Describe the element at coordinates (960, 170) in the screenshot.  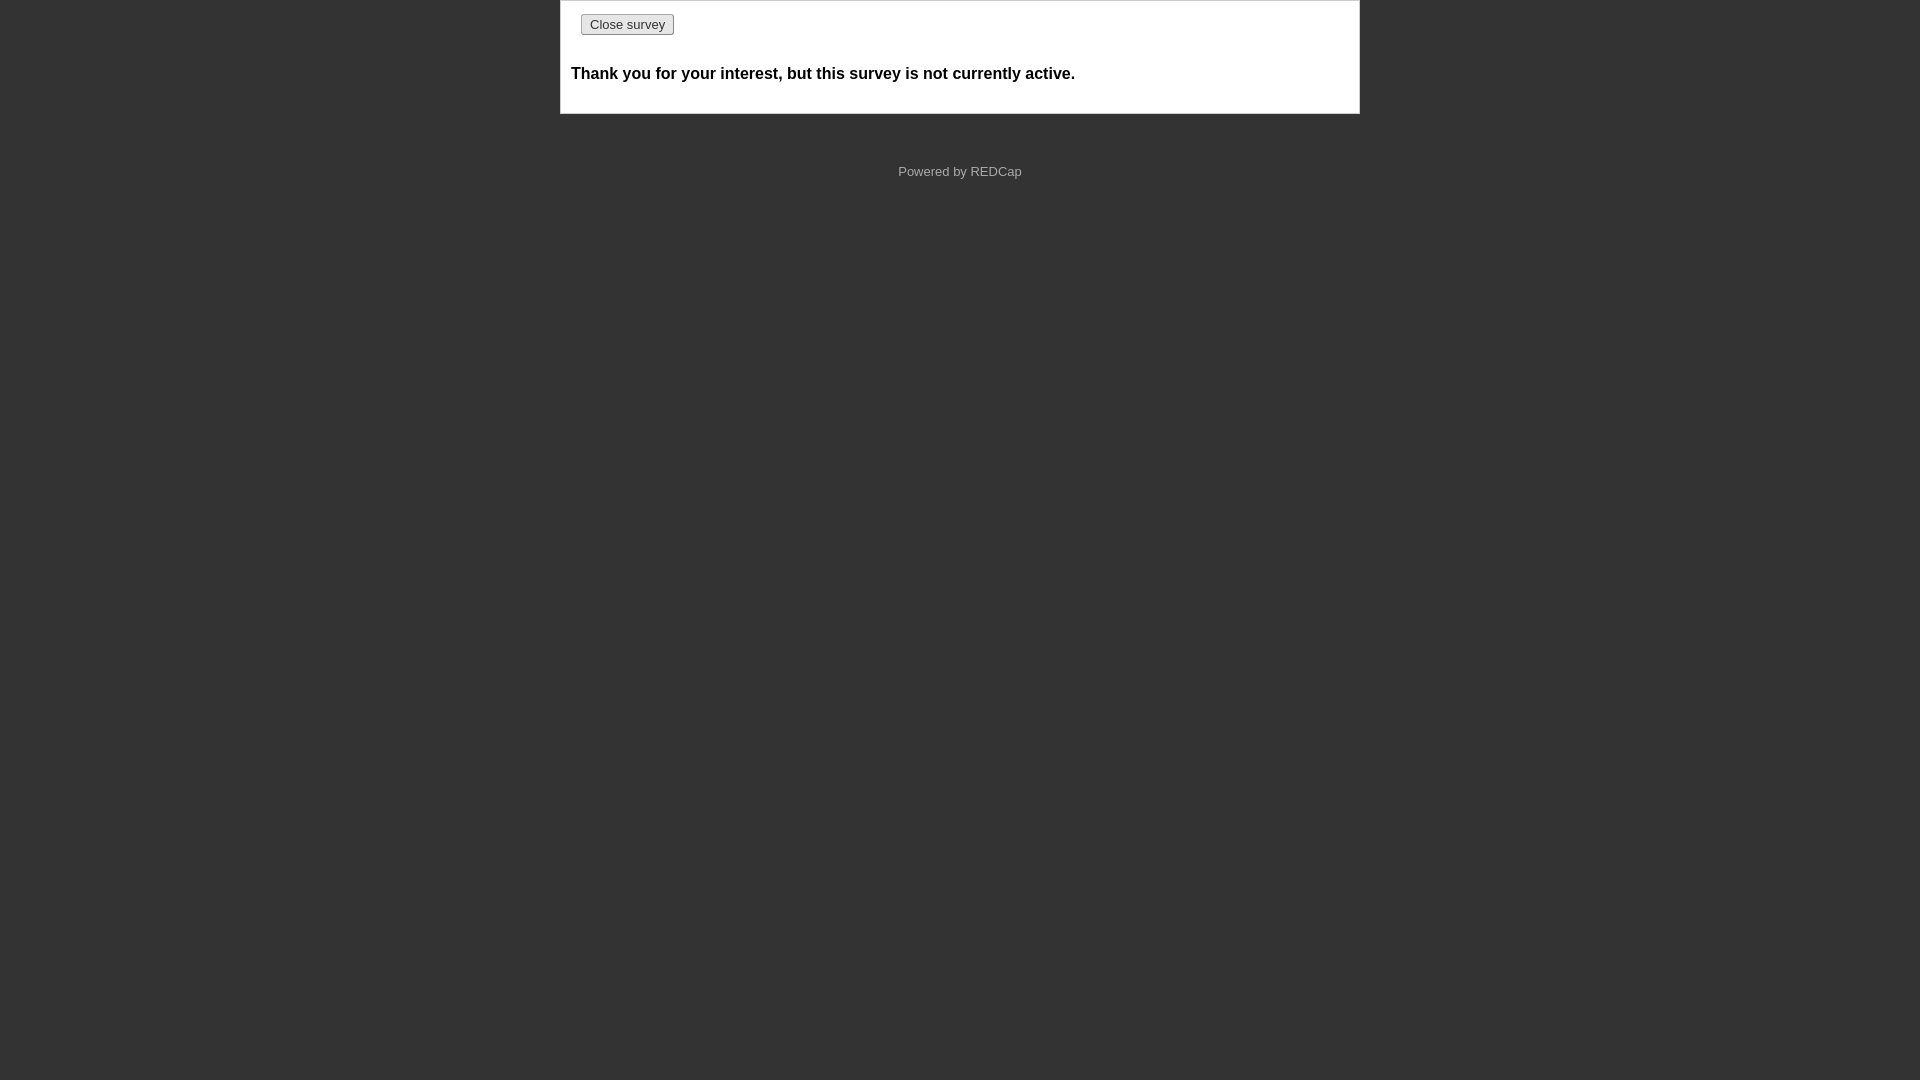
I see `'Powered by REDCap'` at that location.